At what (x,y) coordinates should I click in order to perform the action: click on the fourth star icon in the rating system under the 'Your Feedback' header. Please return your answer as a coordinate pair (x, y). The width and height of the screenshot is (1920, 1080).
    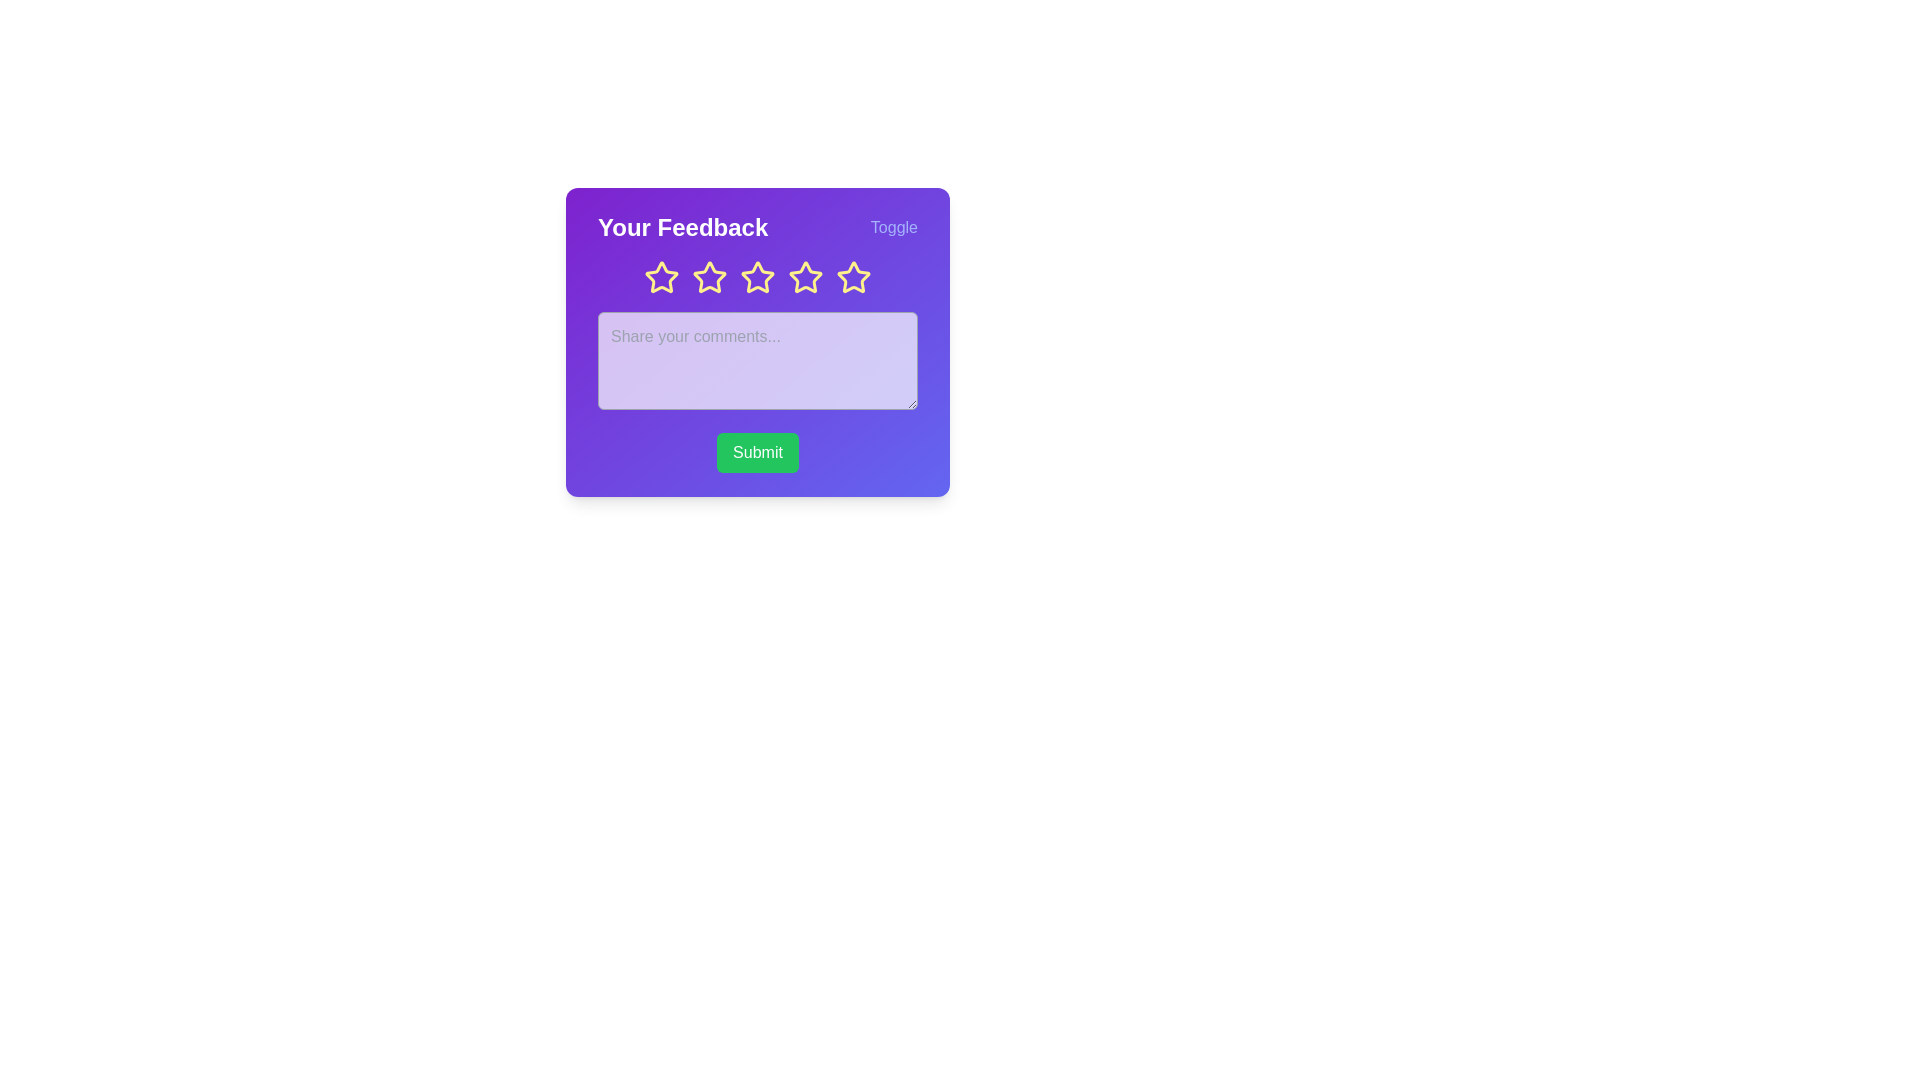
    Looking at the image, I should click on (757, 277).